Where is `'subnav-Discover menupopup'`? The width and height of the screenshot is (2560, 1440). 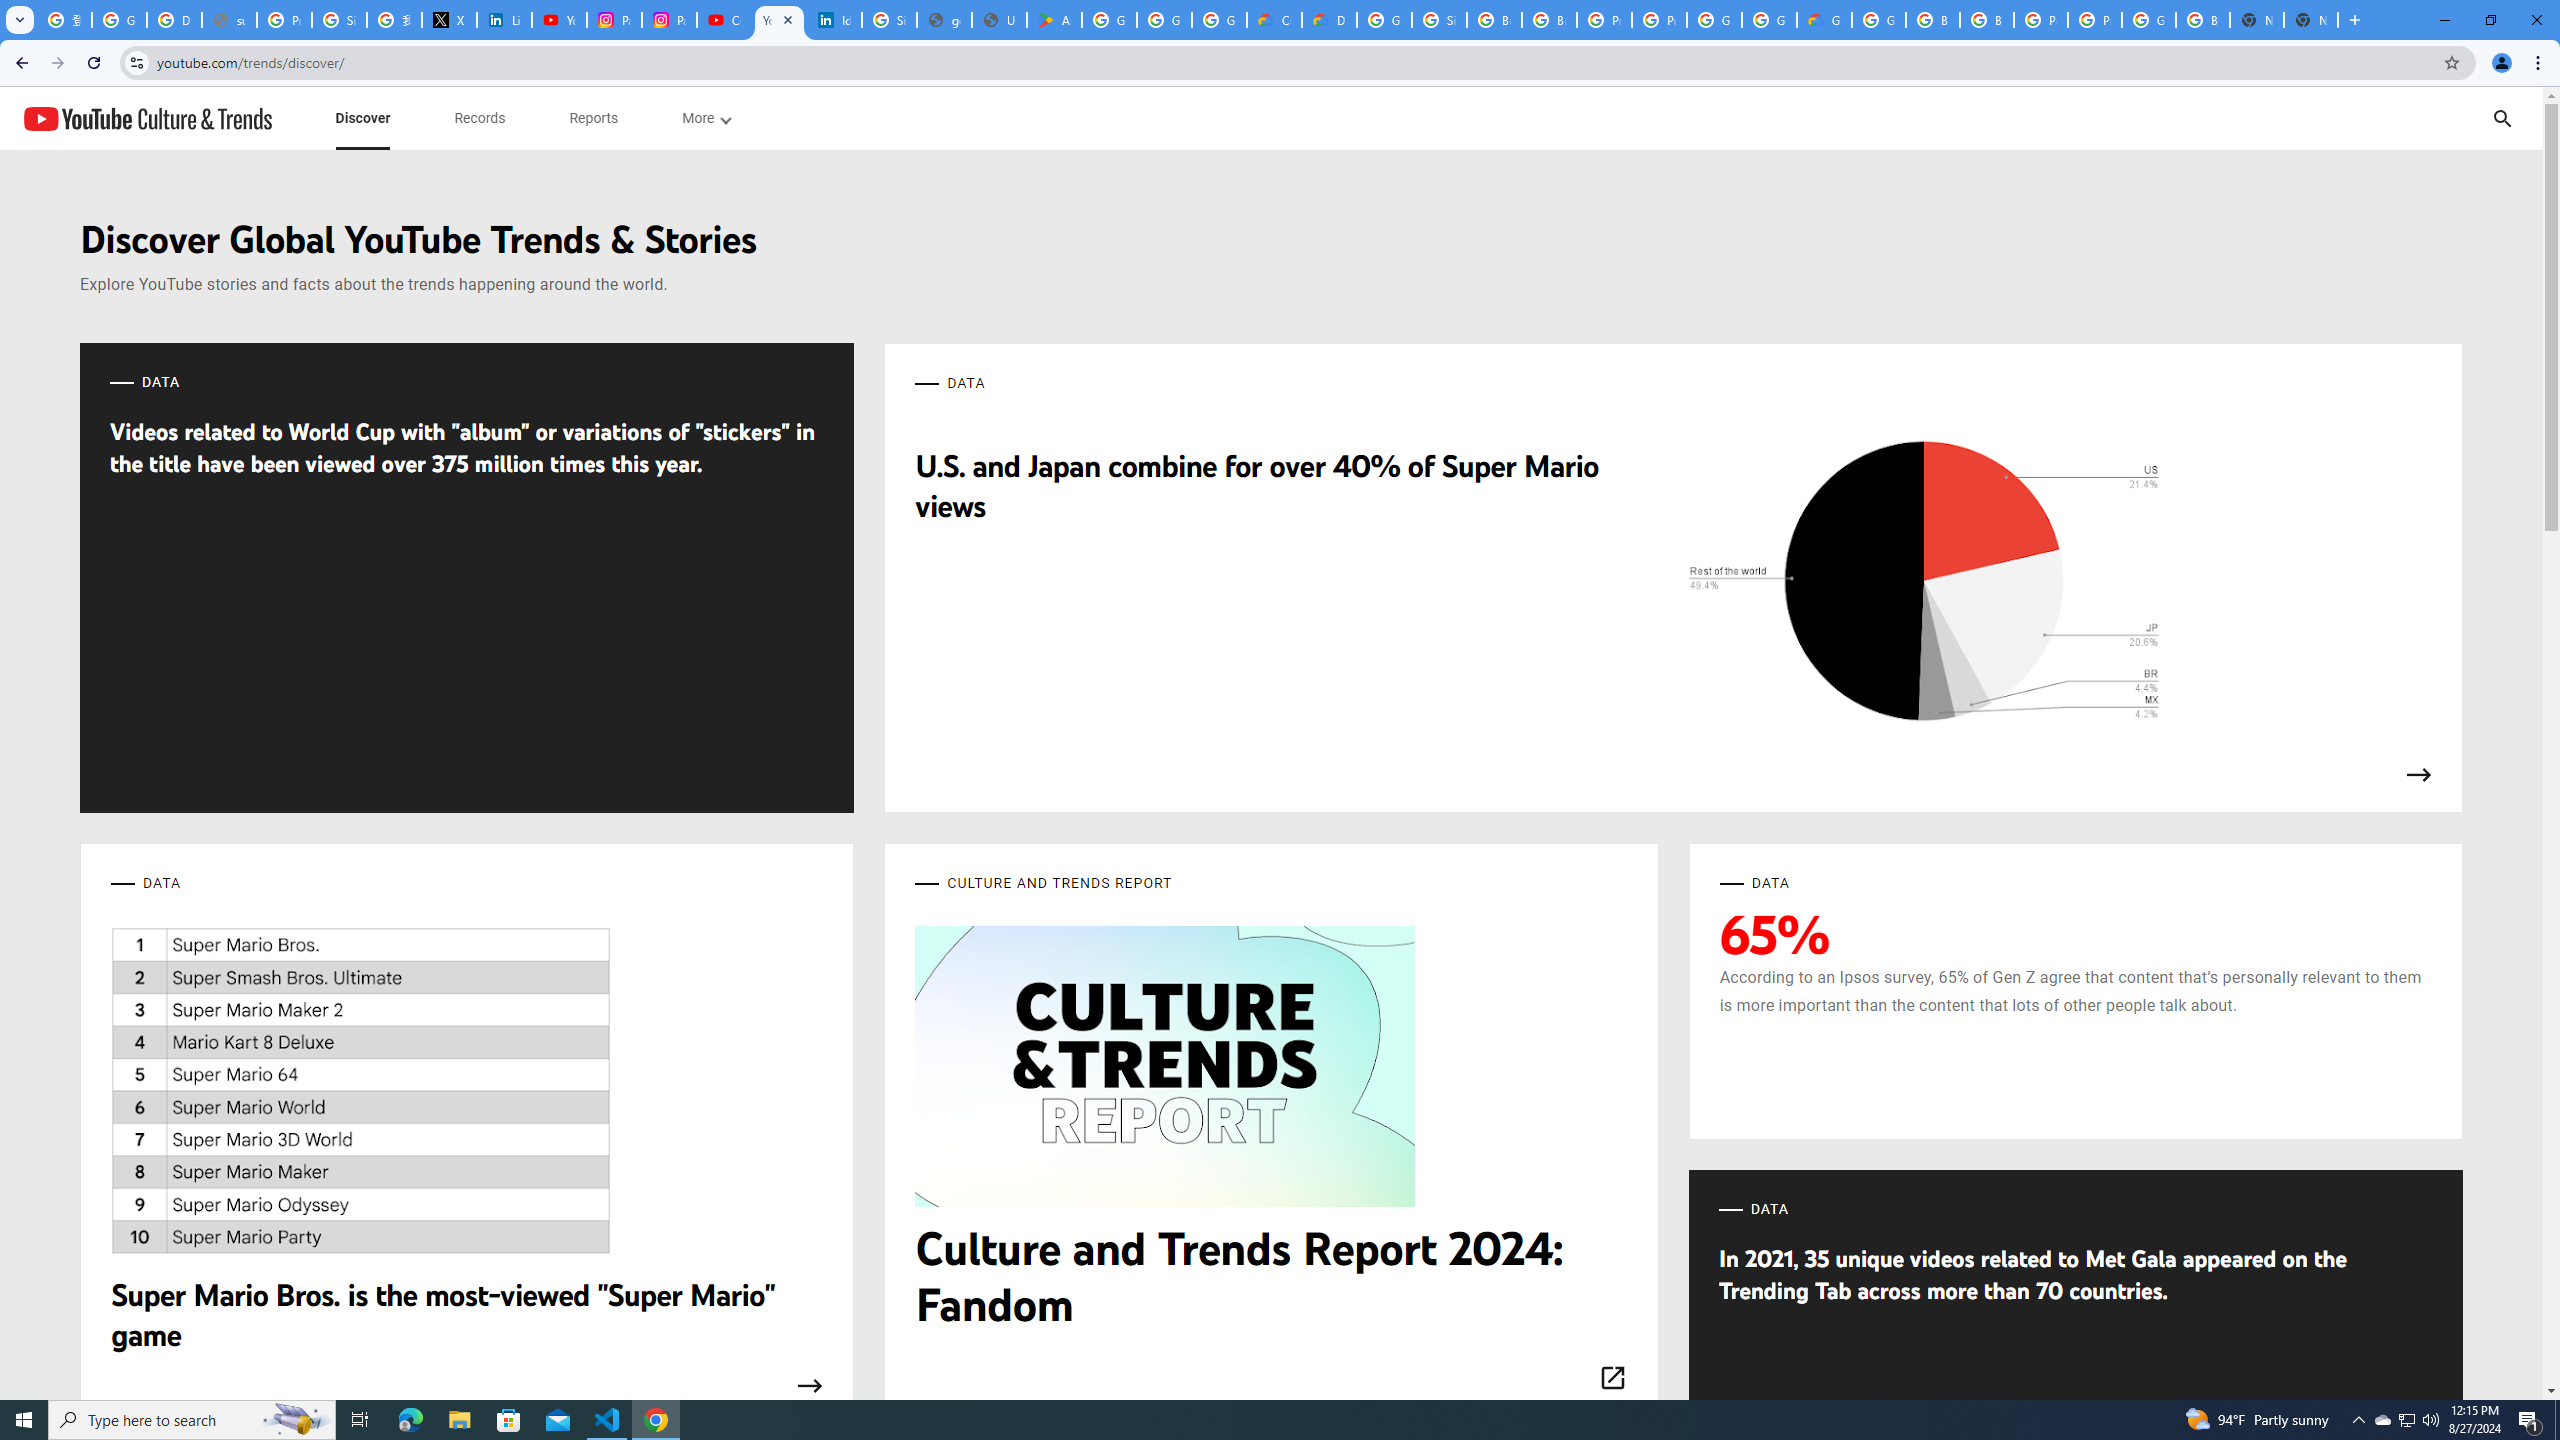
'subnav-Discover menupopup' is located at coordinates (362, 118).